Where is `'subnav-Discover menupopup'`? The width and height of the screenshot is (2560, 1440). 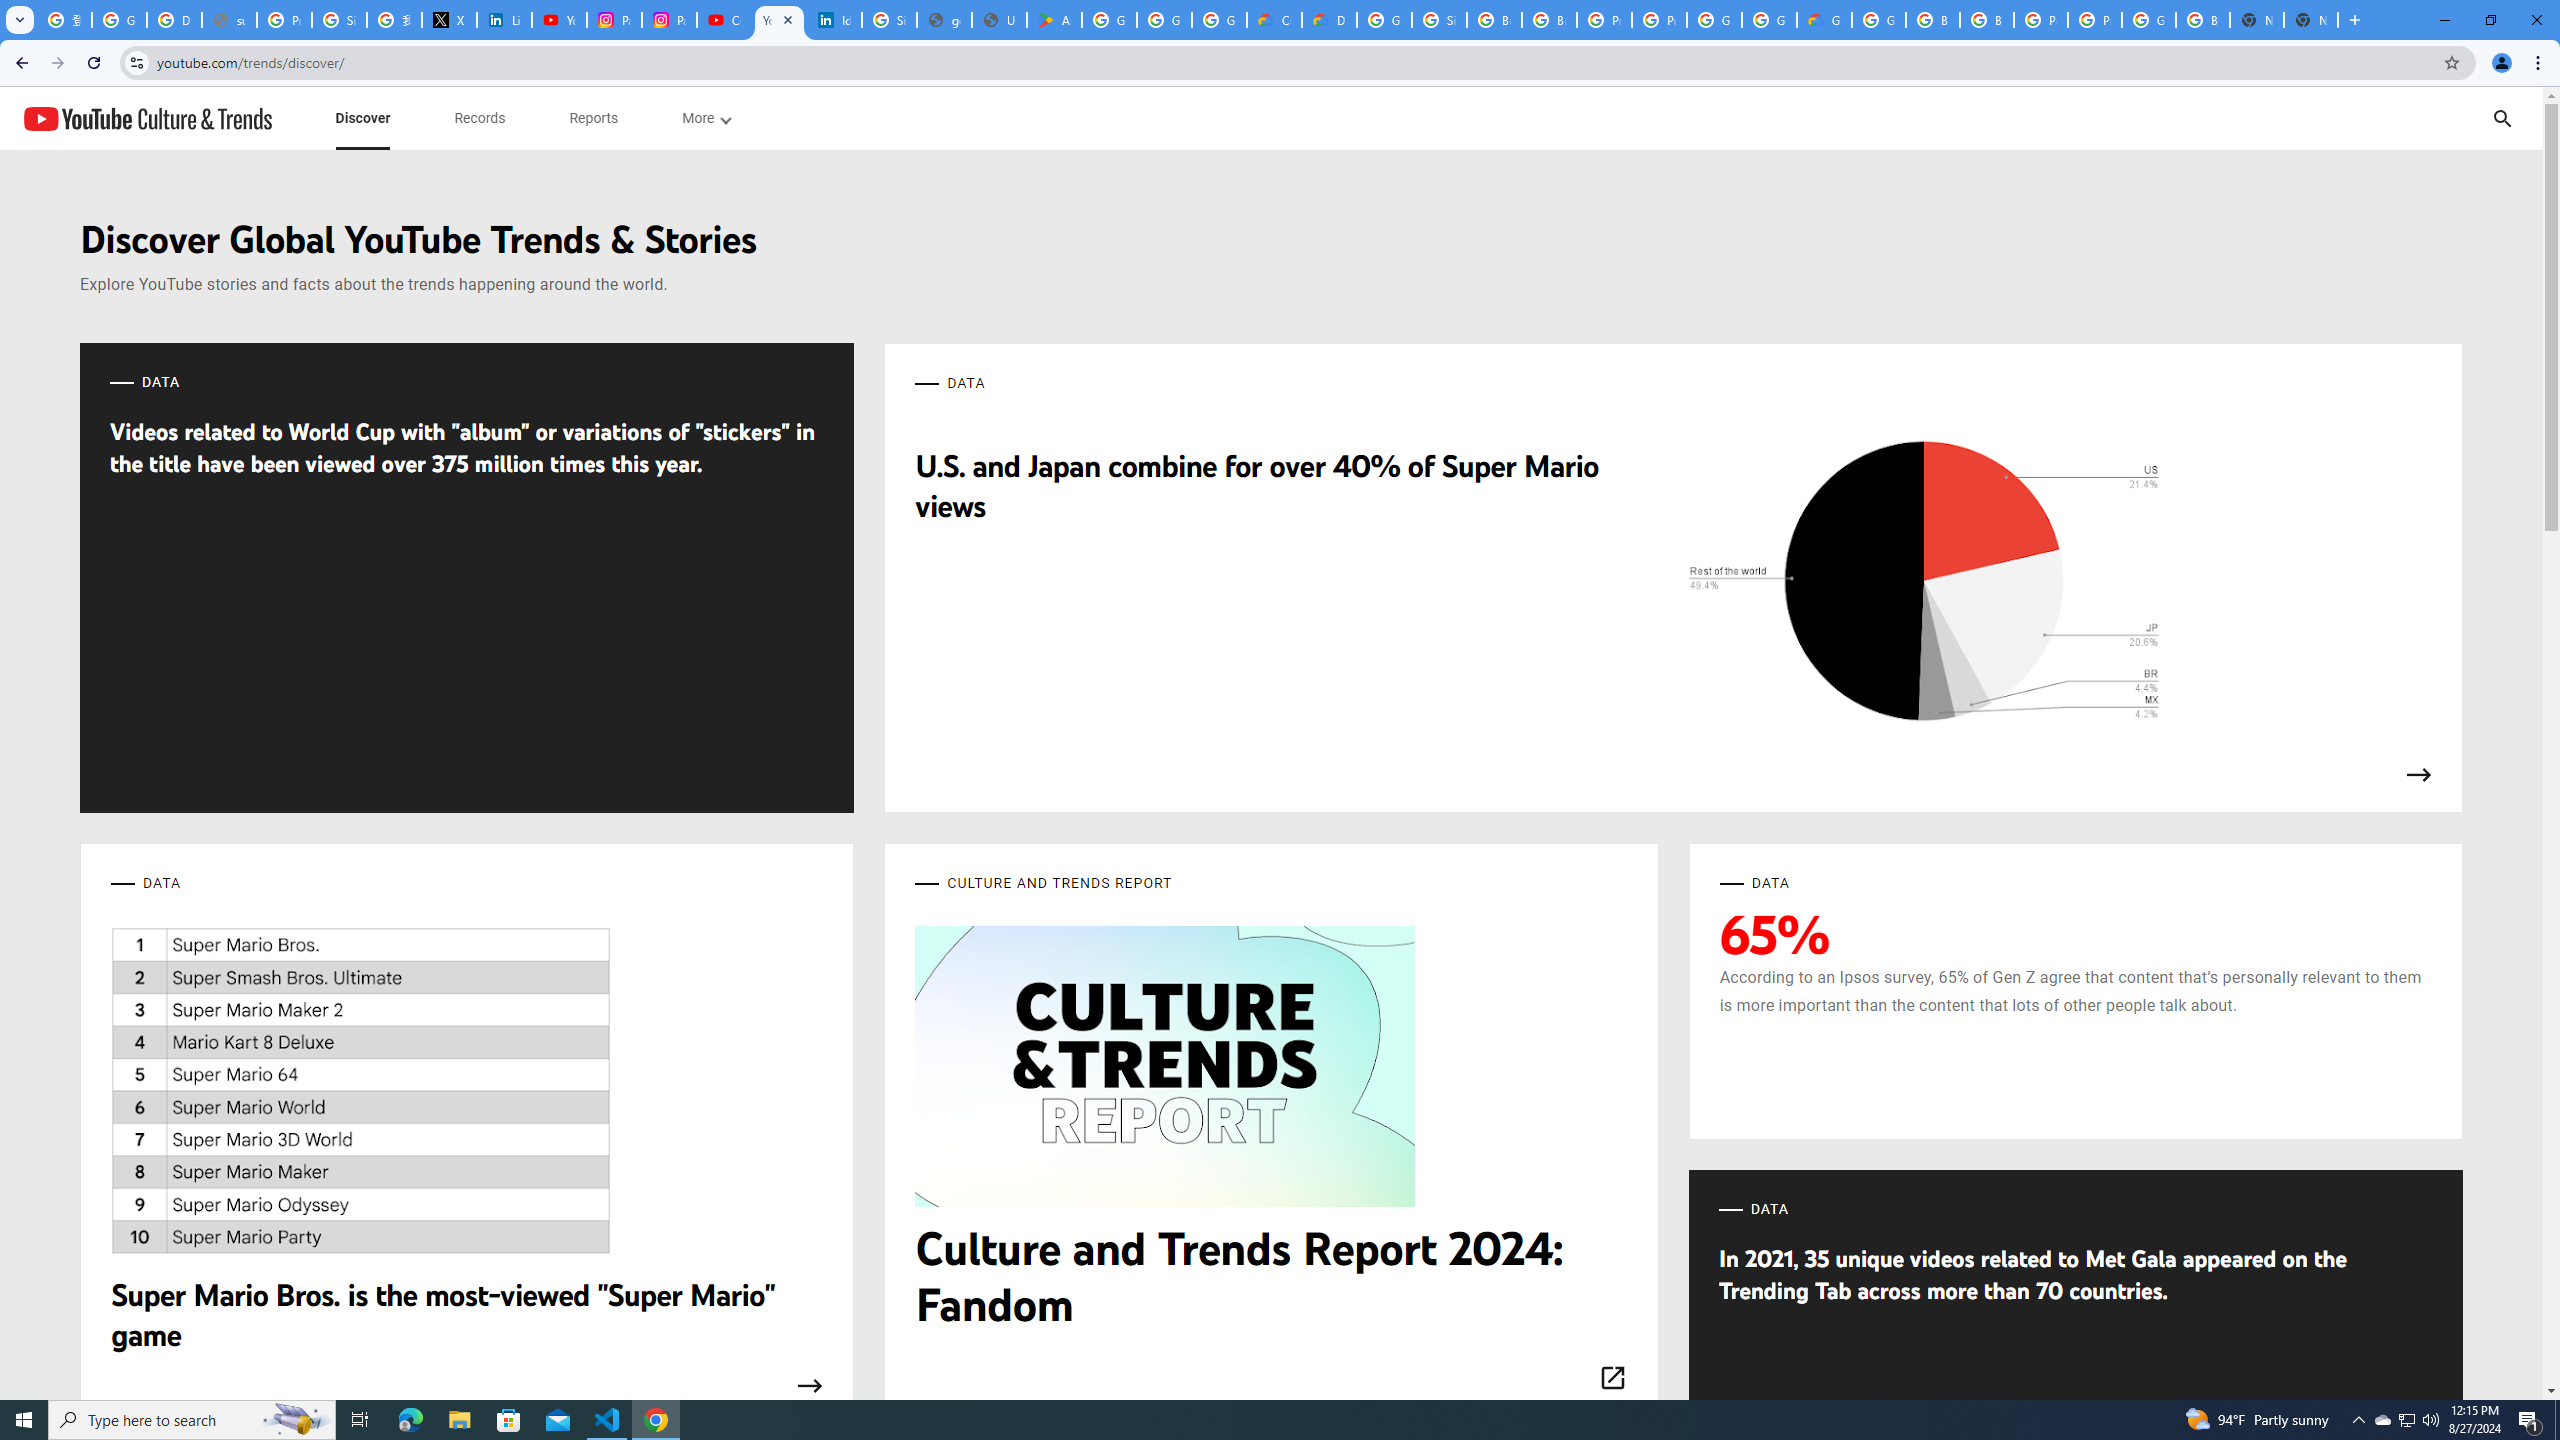
'subnav-Discover menupopup' is located at coordinates (362, 118).